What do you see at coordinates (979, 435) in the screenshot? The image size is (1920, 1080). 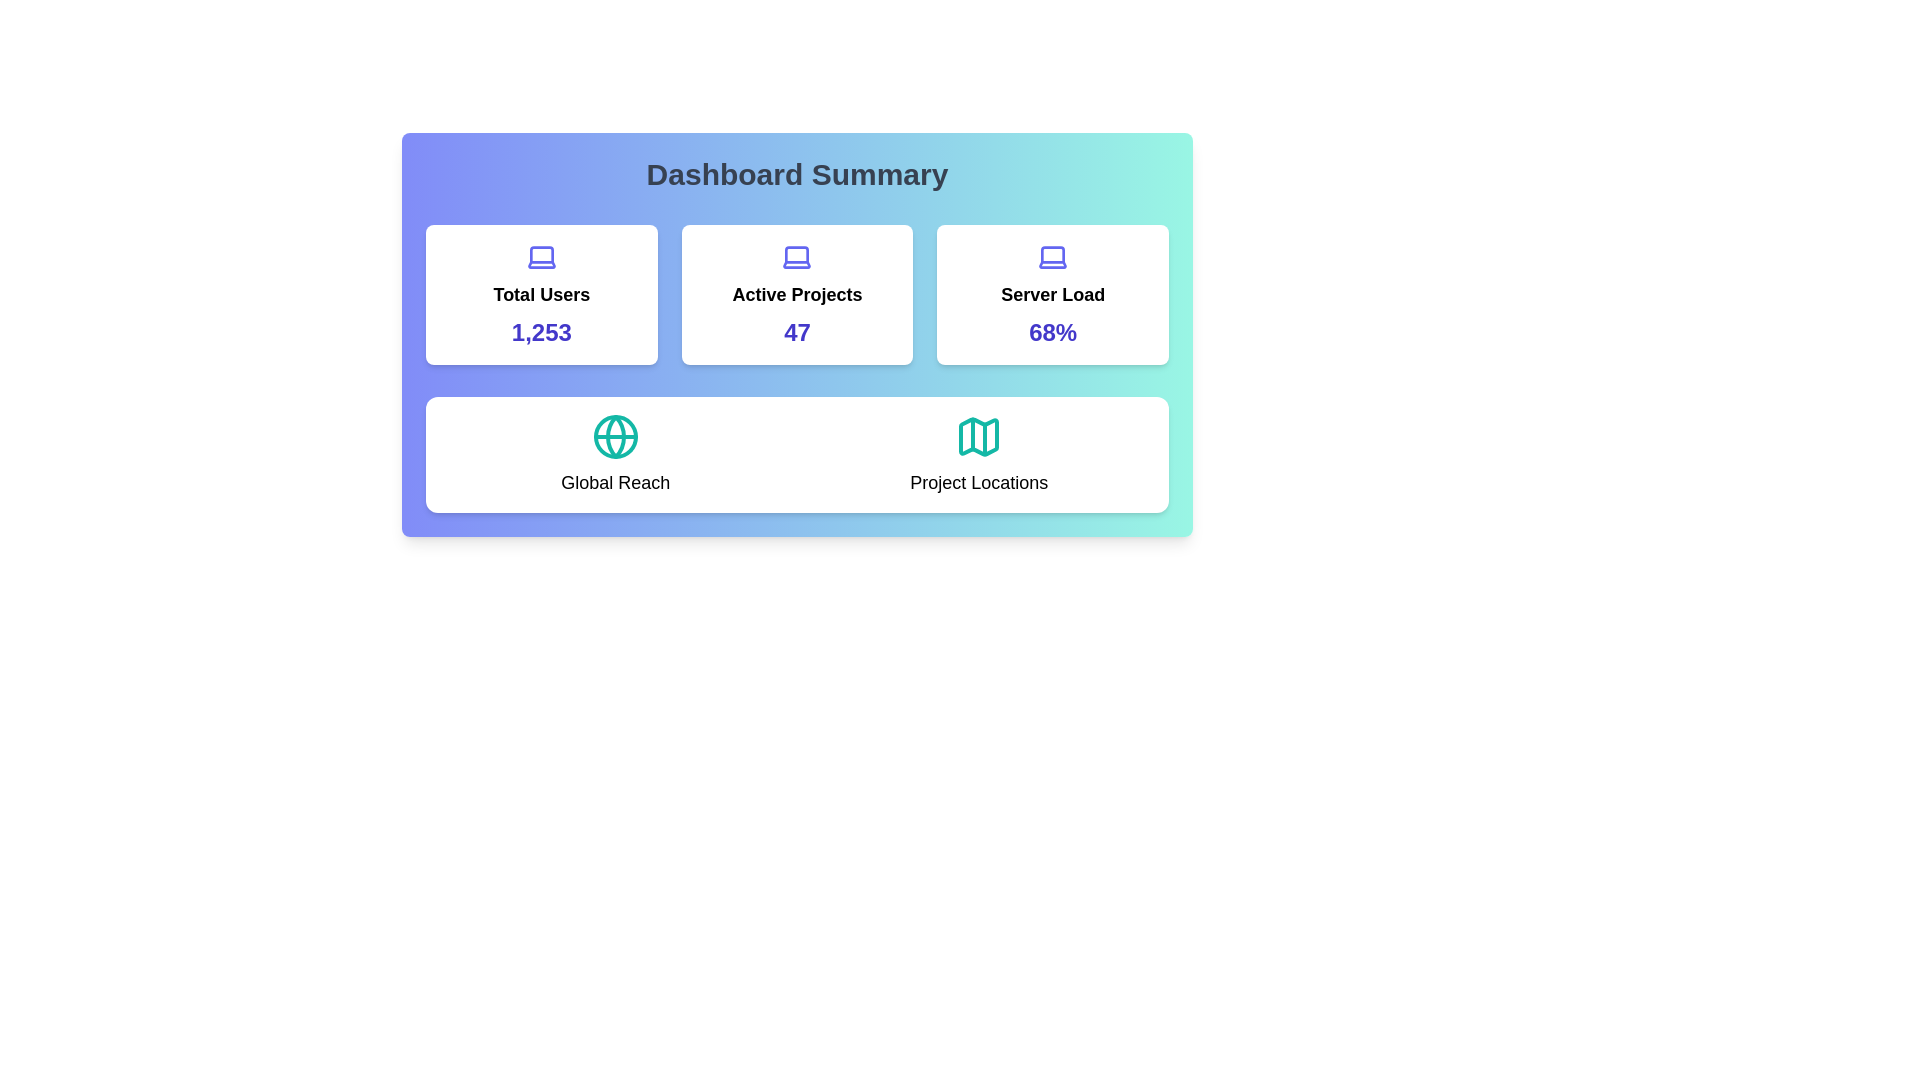 I see `the teal vector graphic icon resembling a folded map, located in the 'Project Locations' section of the interface` at bounding box center [979, 435].